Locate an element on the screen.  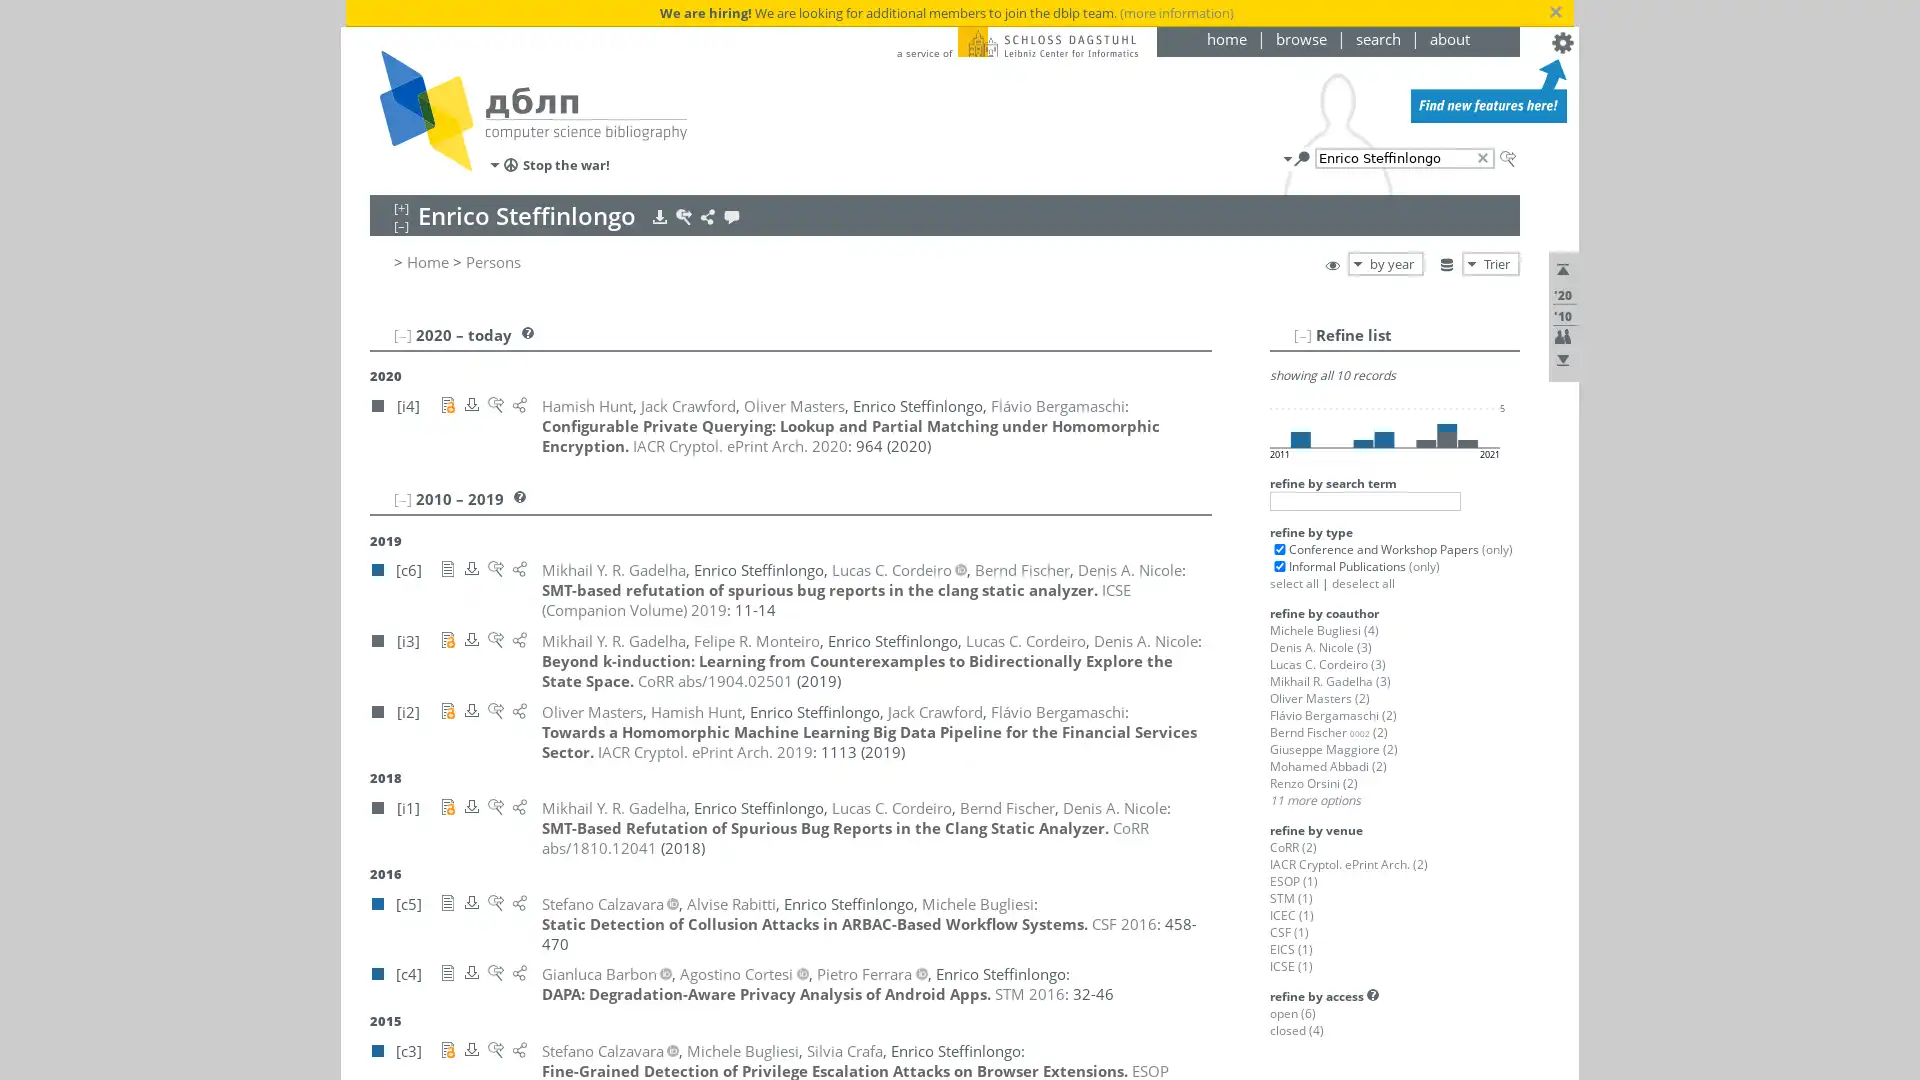
Renzo Orsini (2) is located at coordinates (1314, 782).